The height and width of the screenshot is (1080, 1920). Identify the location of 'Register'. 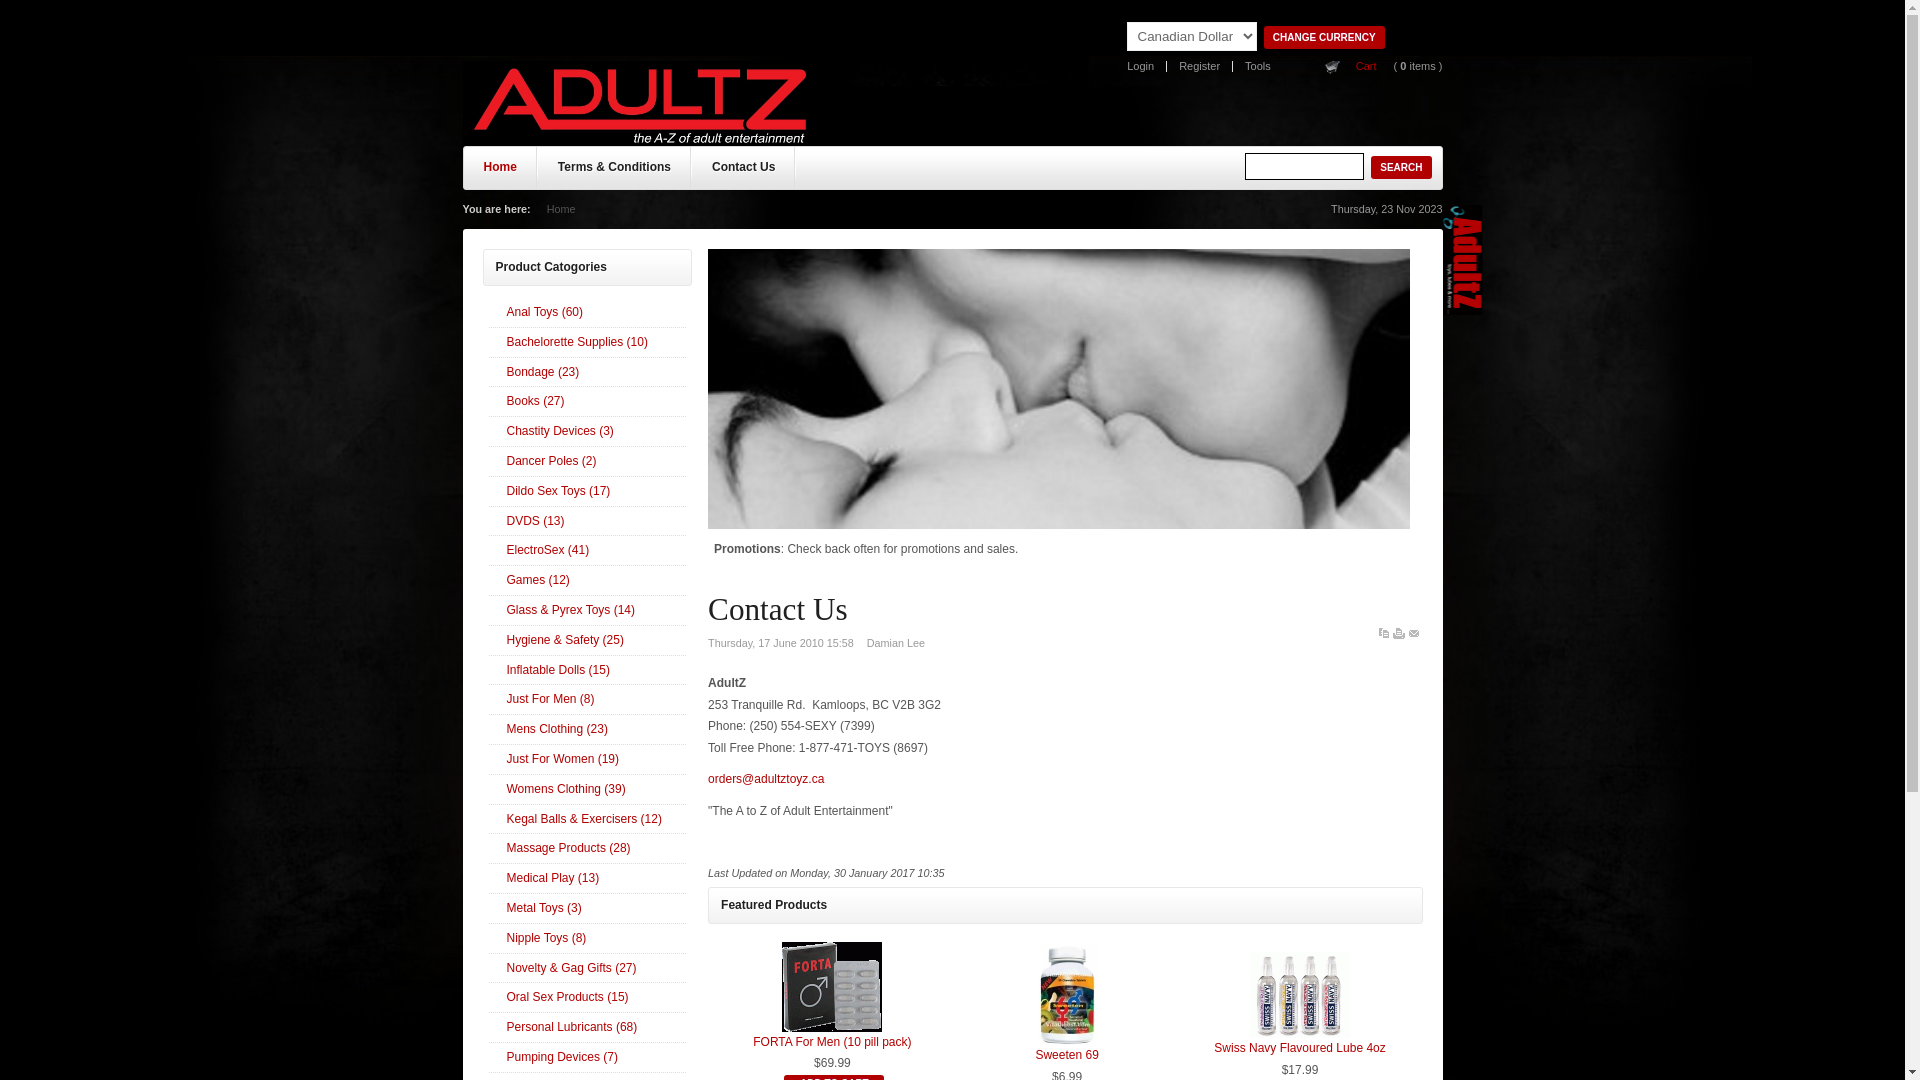
(1200, 65).